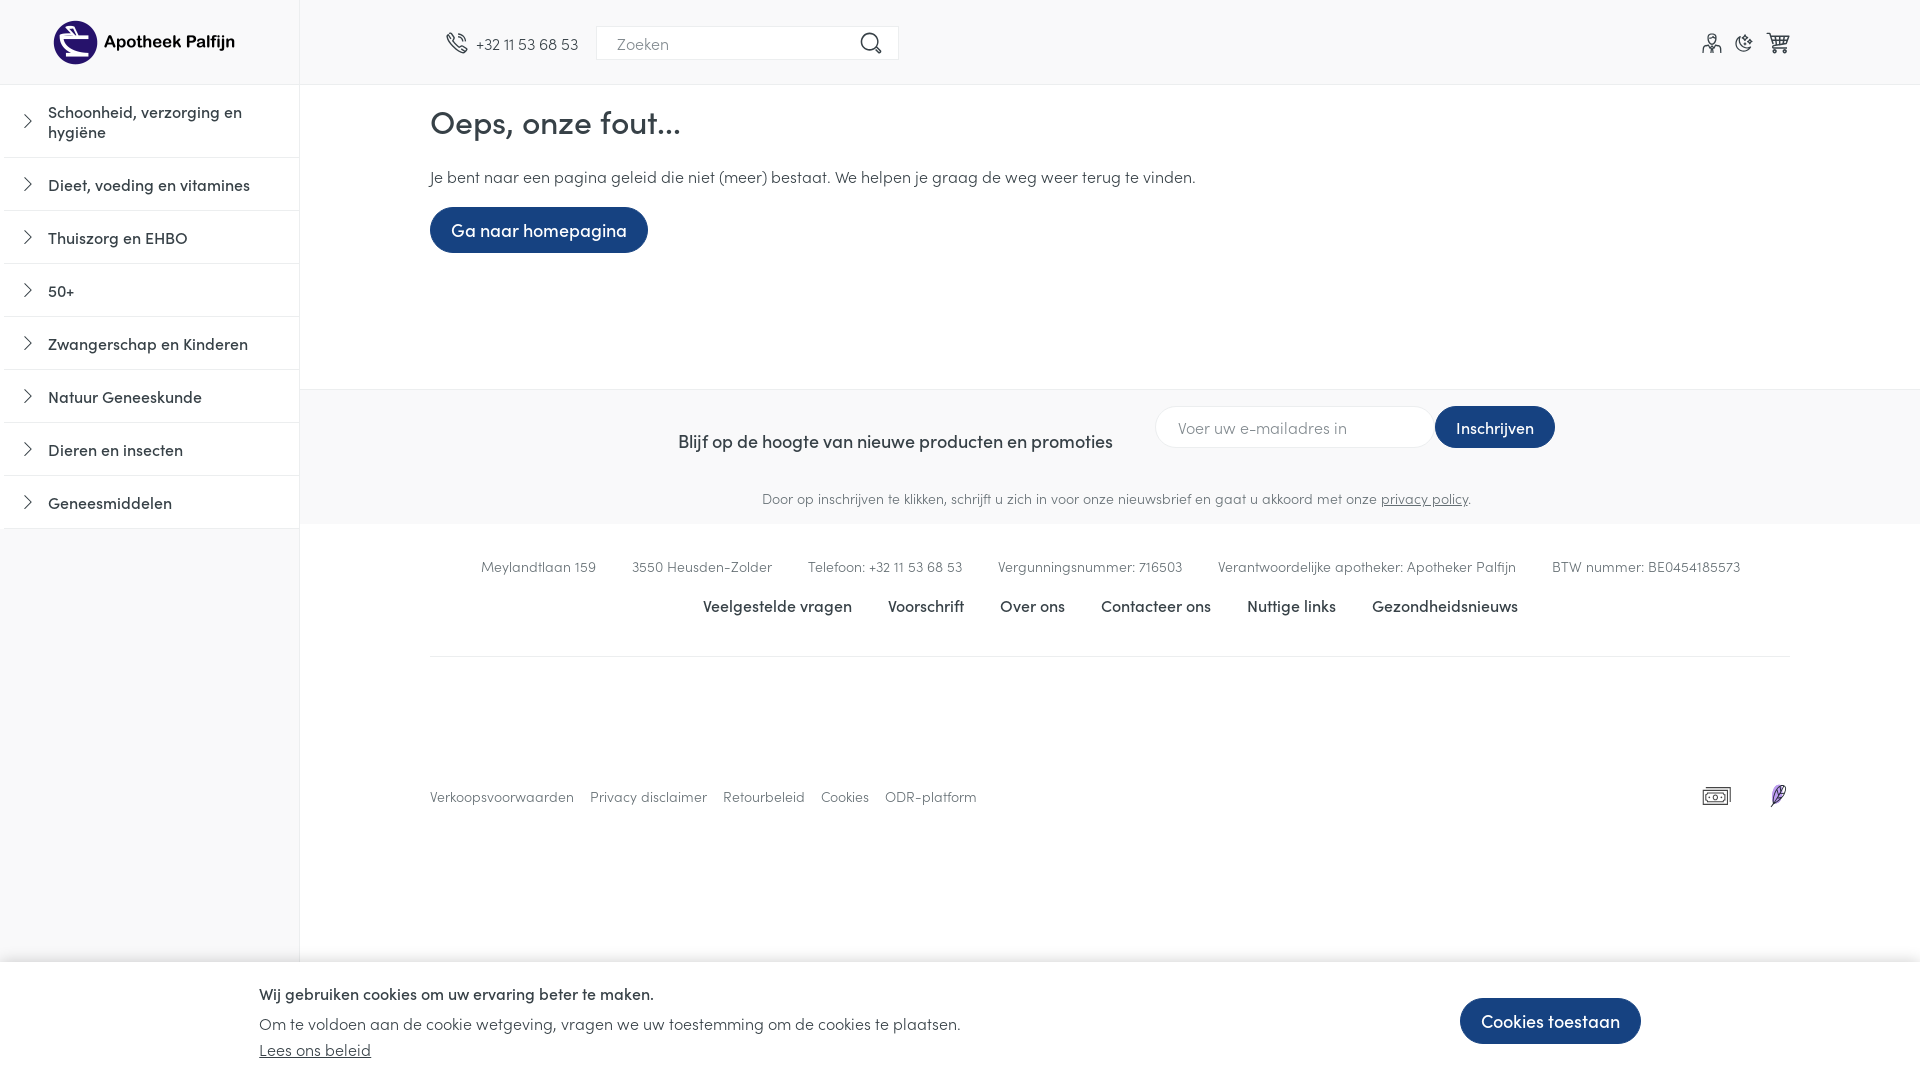 The image size is (1920, 1080). What do you see at coordinates (150, 290) in the screenshot?
I see `'50+'` at bounding box center [150, 290].